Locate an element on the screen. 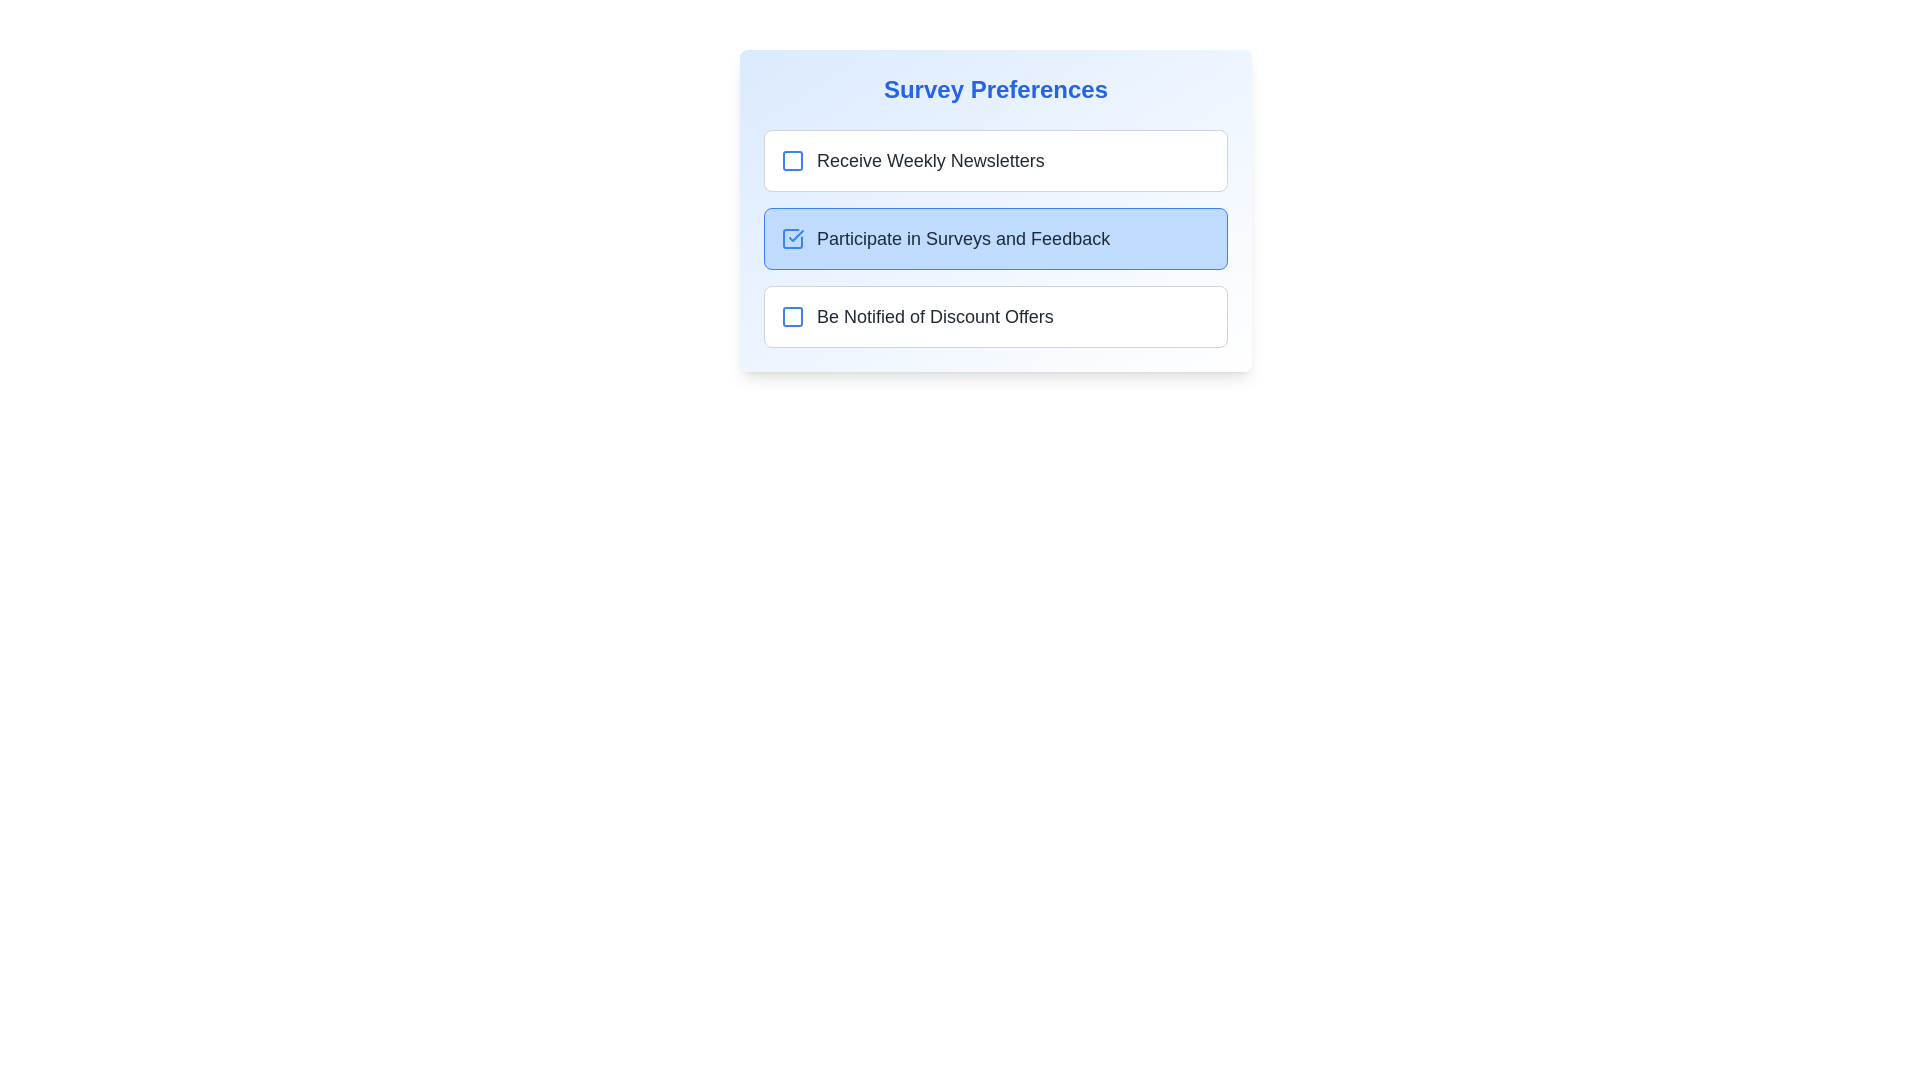 The height and width of the screenshot is (1080, 1920). the descriptive label for the checkbox indicating notification preferences for discount offers, located in the 'Survey Preferences' section, beneath 'Participate in Surveys and Feedback' is located at coordinates (934, 315).